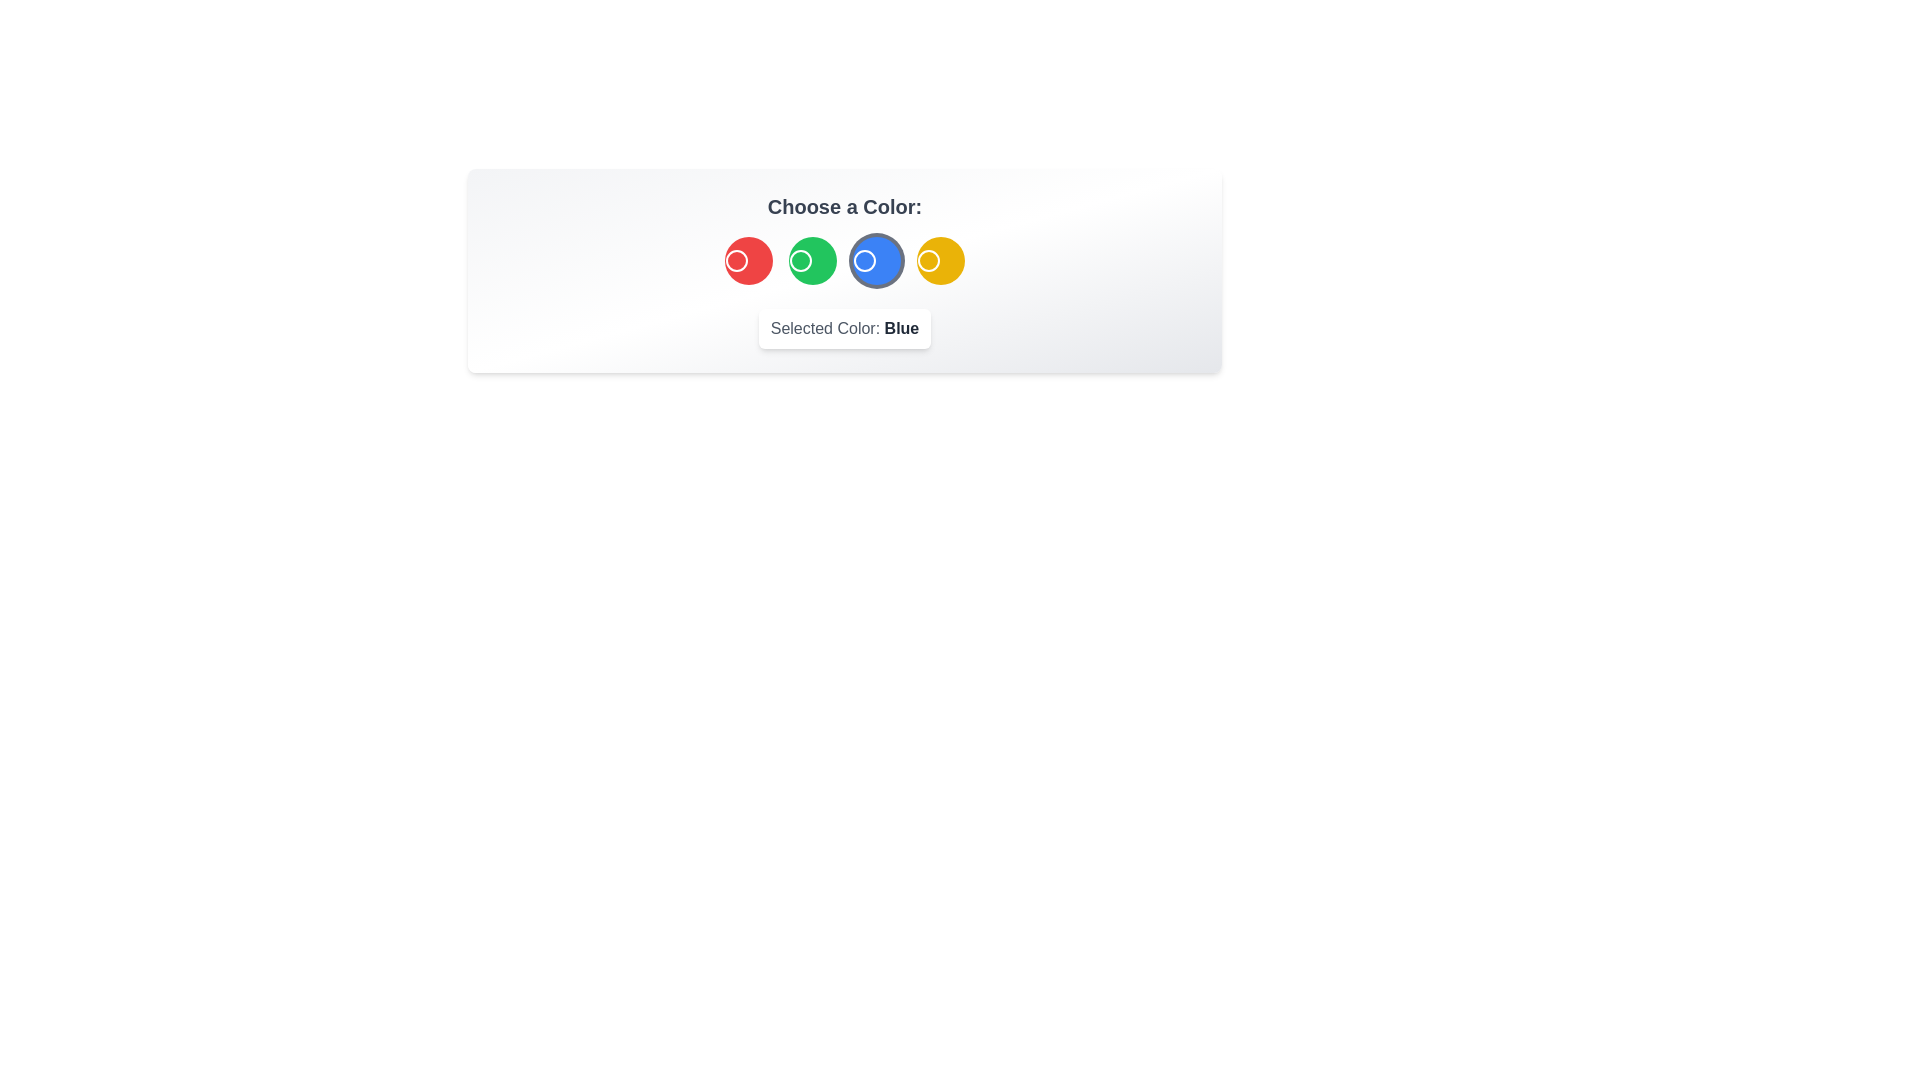 The image size is (1920, 1080). I want to click on the Red color by clicking the corresponding button, so click(747, 260).